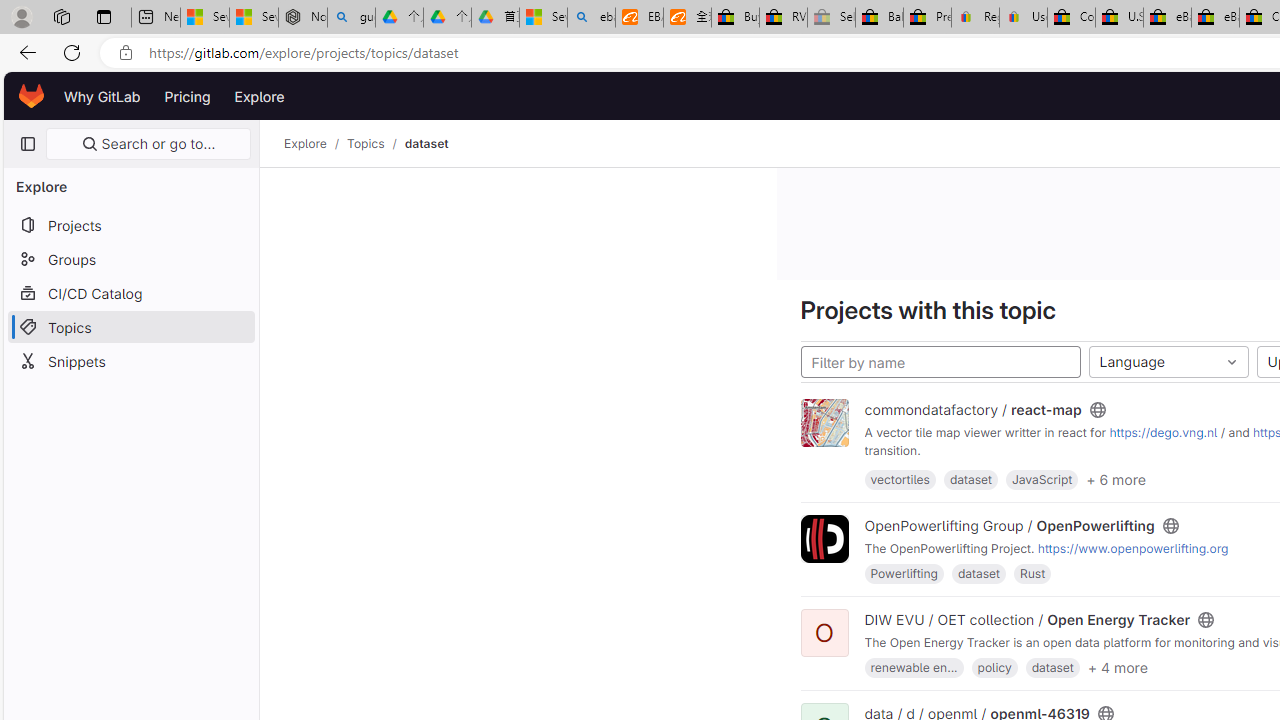 The width and height of the screenshot is (1280, 720). I want to click on 'JavaScript', so click(1040, 479).